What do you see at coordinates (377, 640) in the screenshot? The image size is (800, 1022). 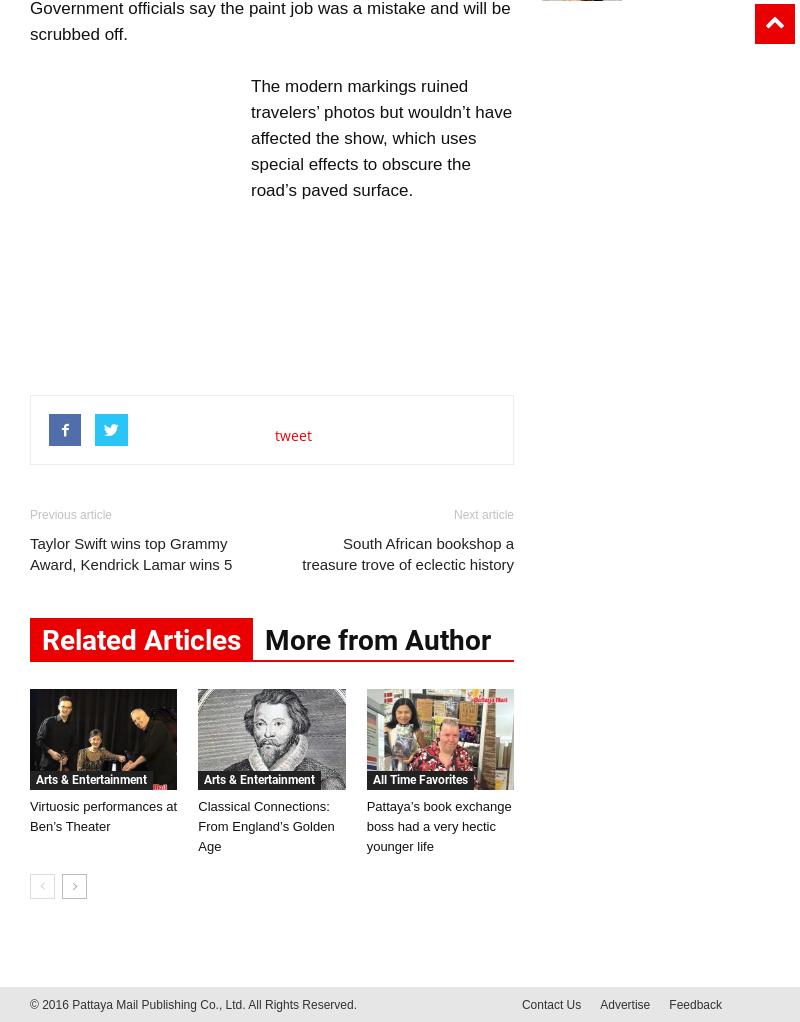 I see `'More from Author'` at bounding box center [377, 640].